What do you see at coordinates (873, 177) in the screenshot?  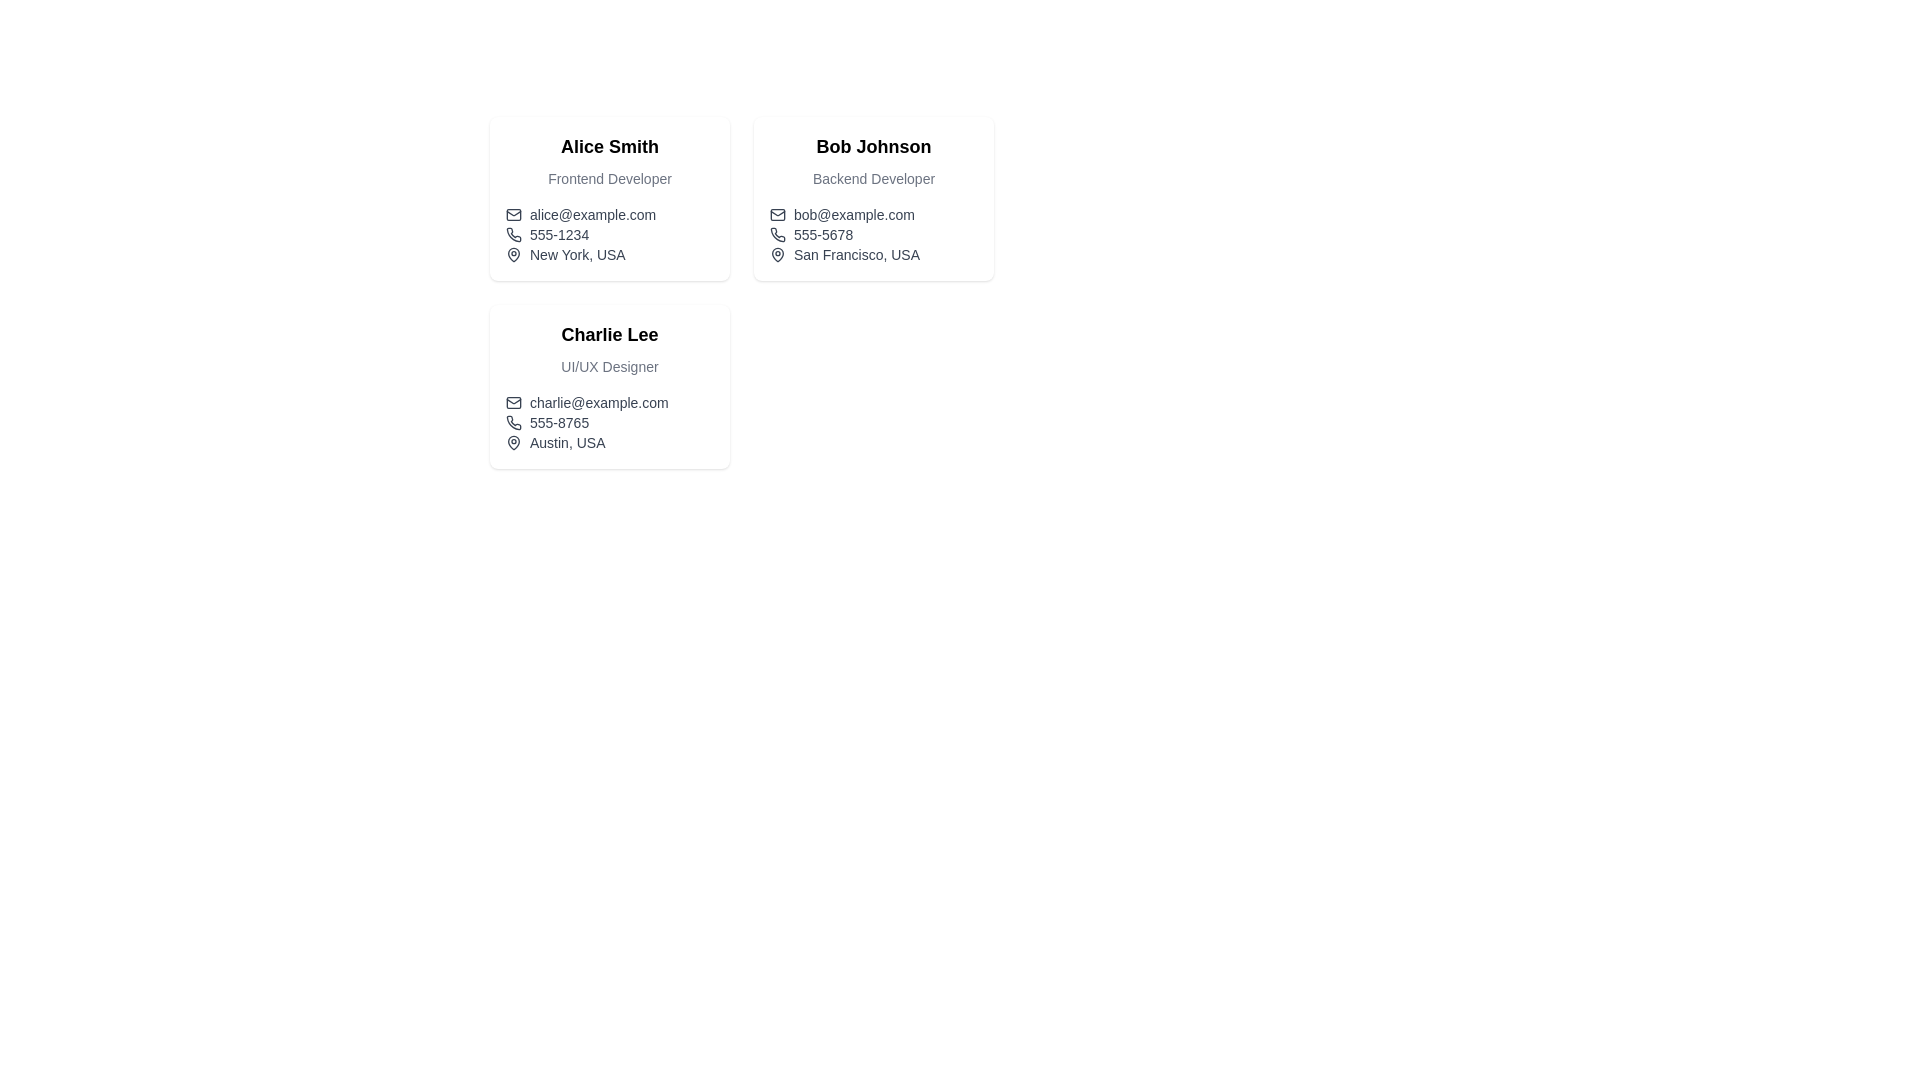 I see `the text label displaying 'Backend Developer' located beneath the title 'Bob Johnson' in the card for 'Bob Johnson'` at bounding box center [873, 177].